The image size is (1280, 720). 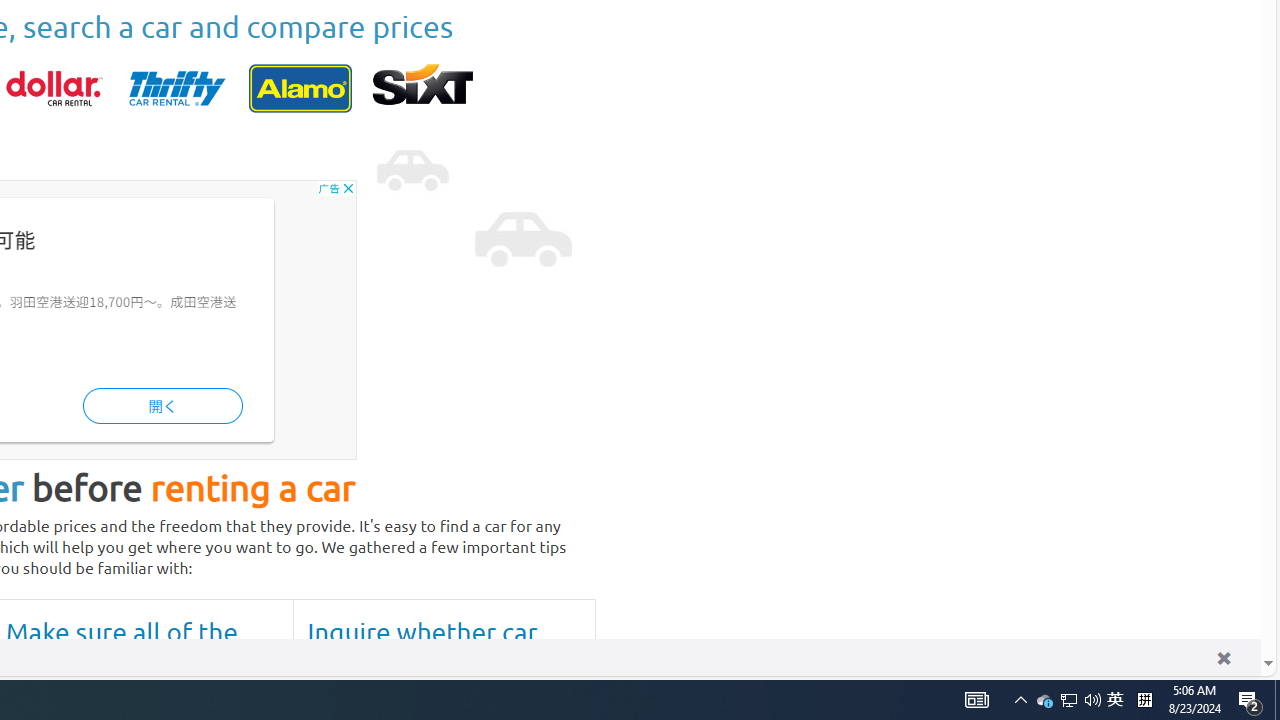 I want to click on 'AutomationID: cbb', so click(x=348, y=187).